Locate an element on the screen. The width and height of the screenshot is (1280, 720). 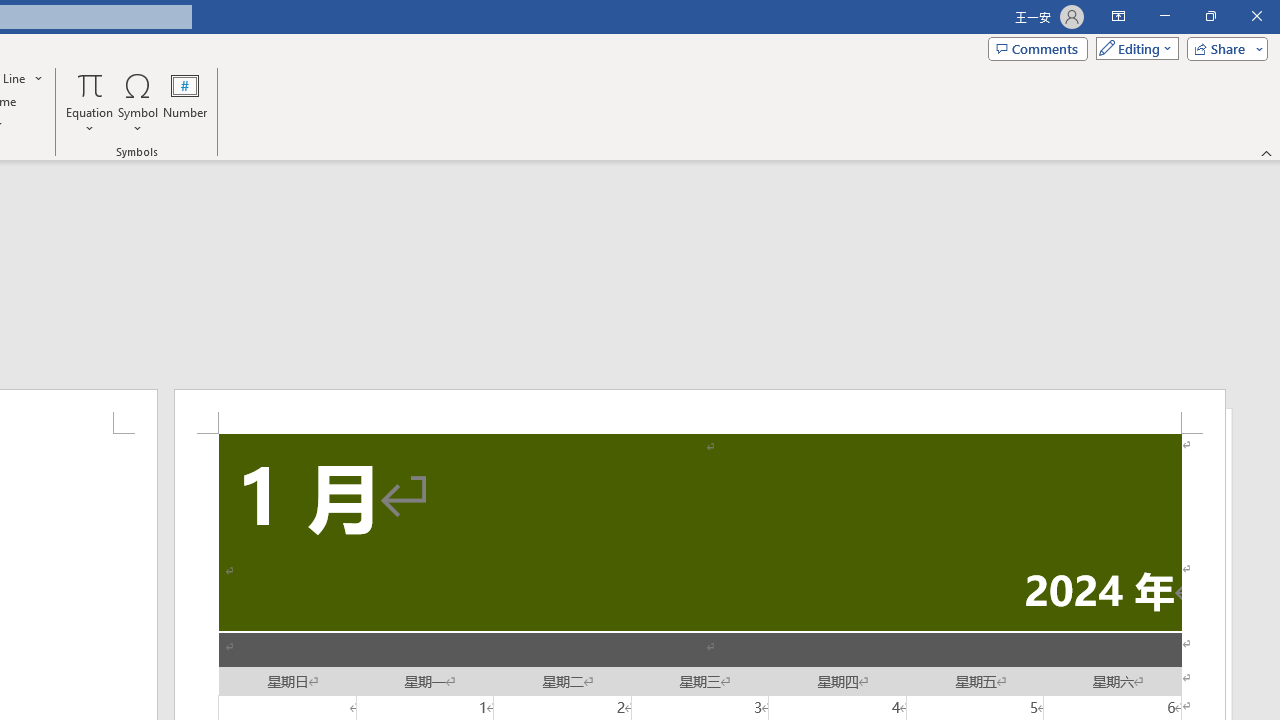
'Close' is located at coordinates (1255, 16).